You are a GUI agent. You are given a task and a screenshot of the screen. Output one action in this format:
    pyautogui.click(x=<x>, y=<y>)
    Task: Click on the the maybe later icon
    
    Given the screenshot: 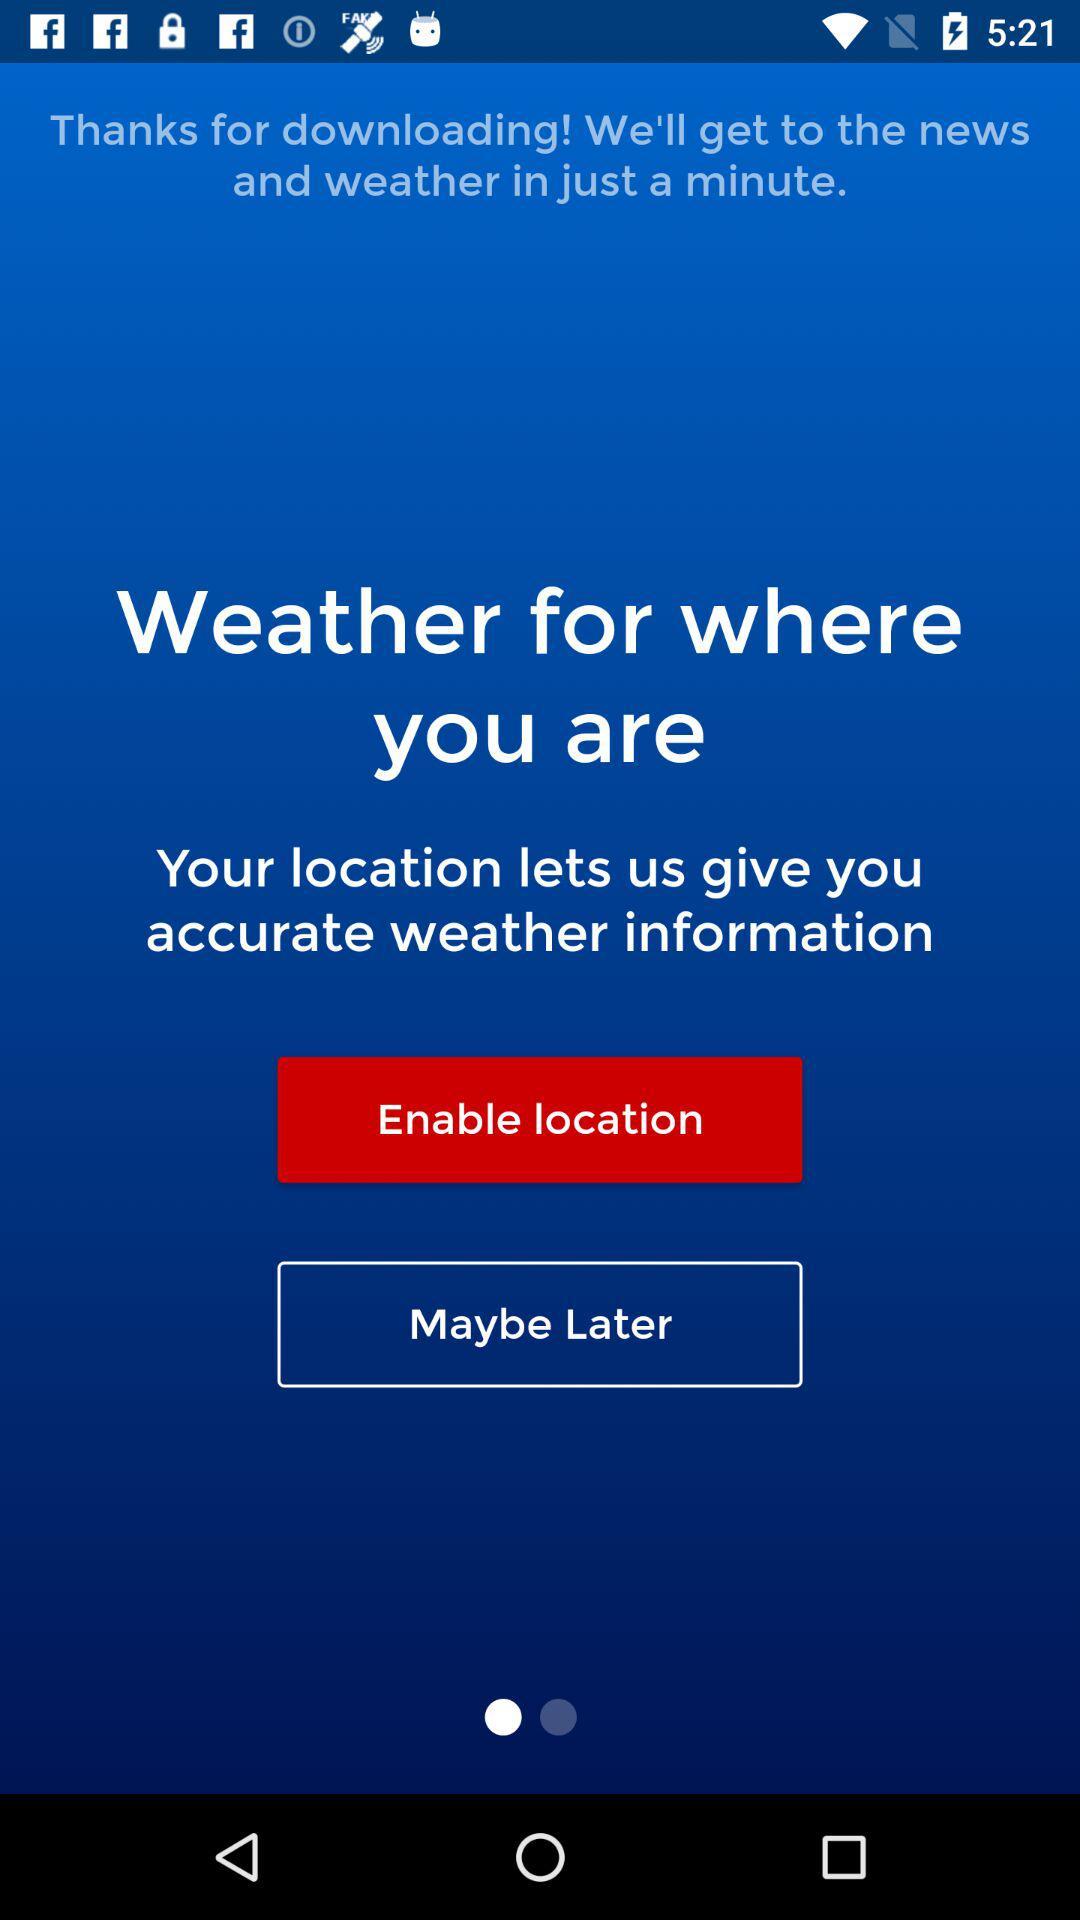 What is the action you would take?
    pyautogui.click(x=540, y=1324)
    